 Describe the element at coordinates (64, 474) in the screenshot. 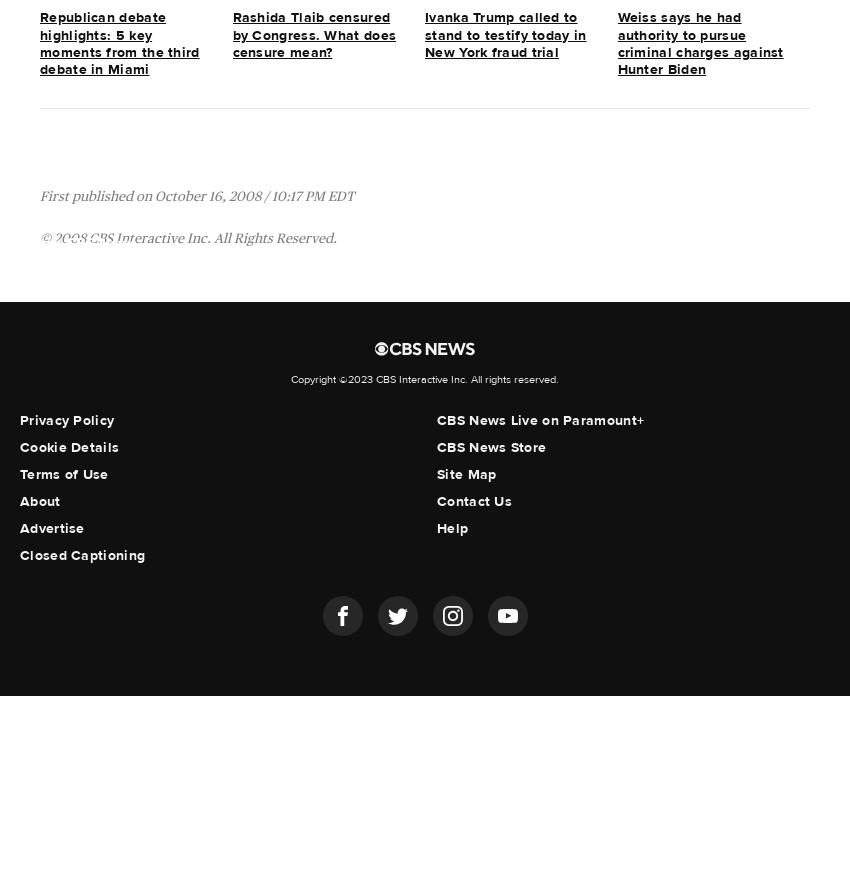

I see `'Terms of Use'` at that location.